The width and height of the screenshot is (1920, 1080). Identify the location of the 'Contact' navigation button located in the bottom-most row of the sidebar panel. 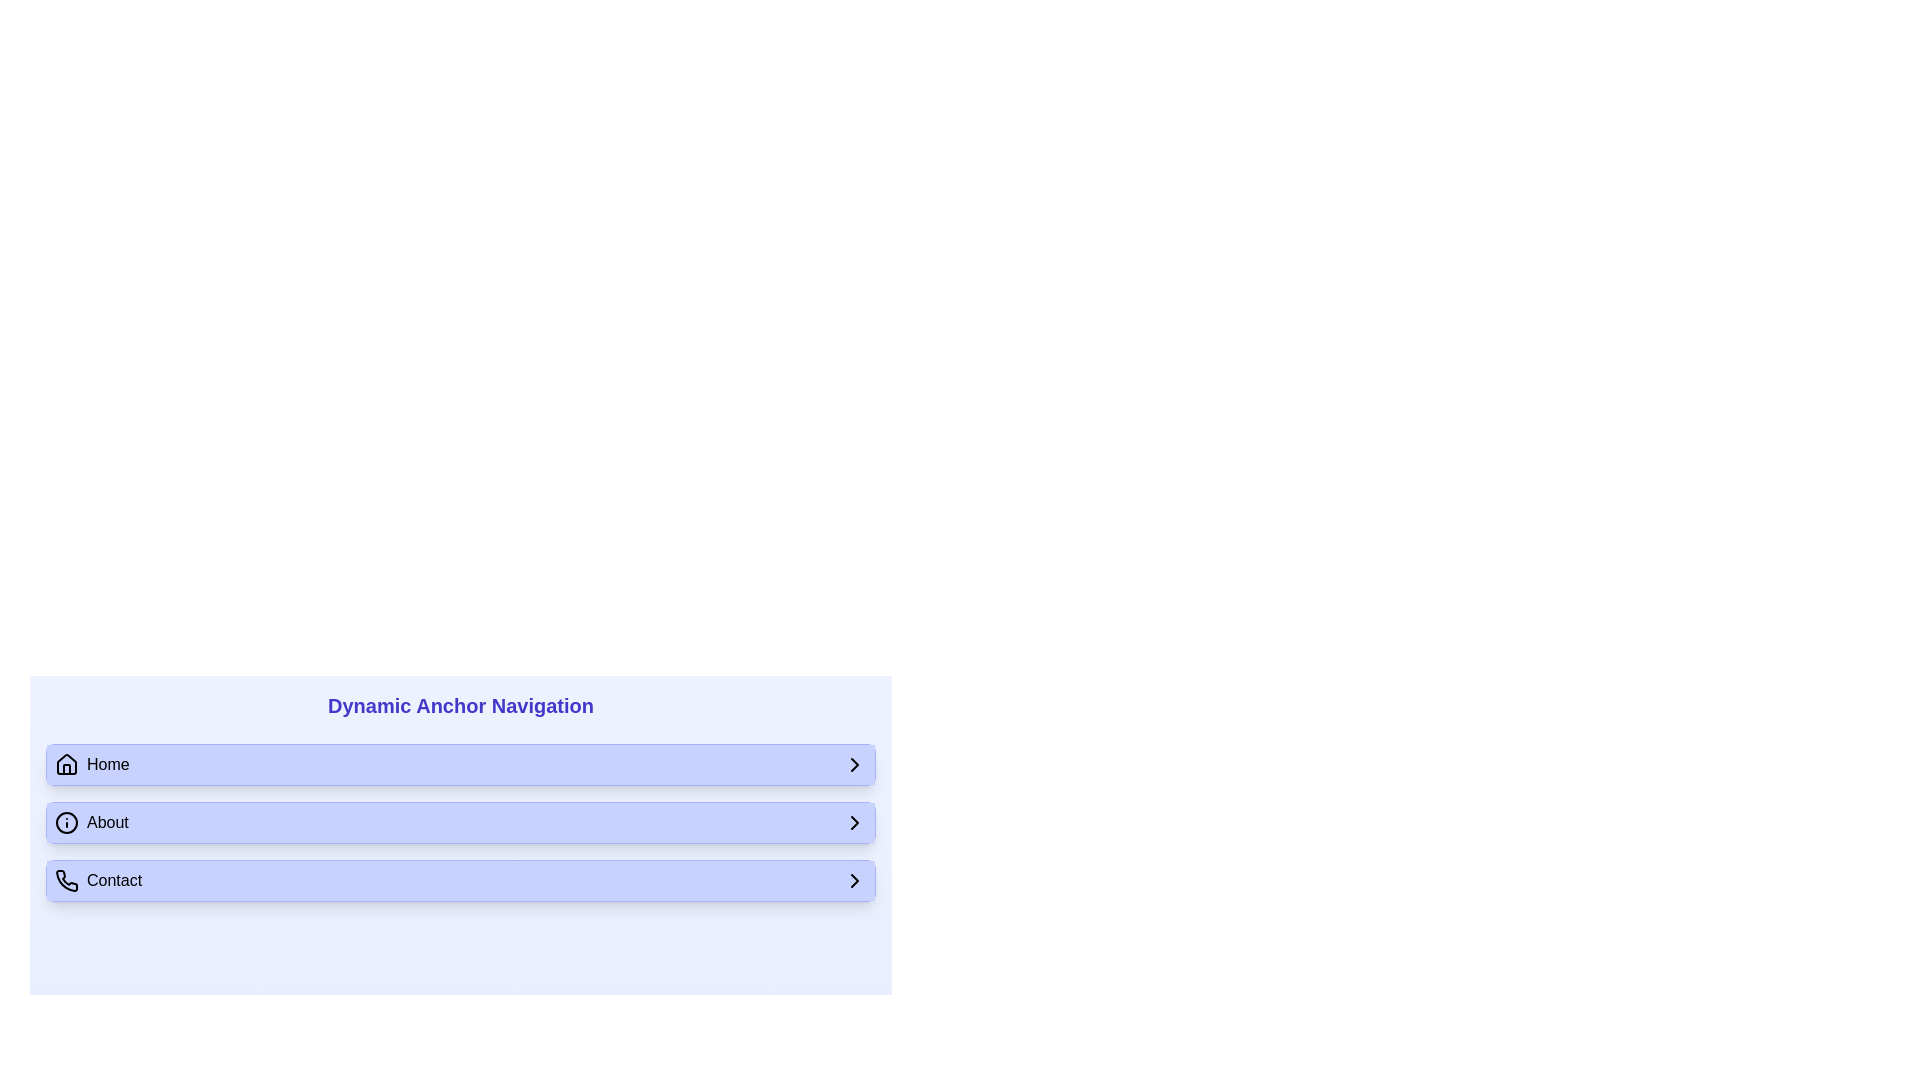
(97, 879).